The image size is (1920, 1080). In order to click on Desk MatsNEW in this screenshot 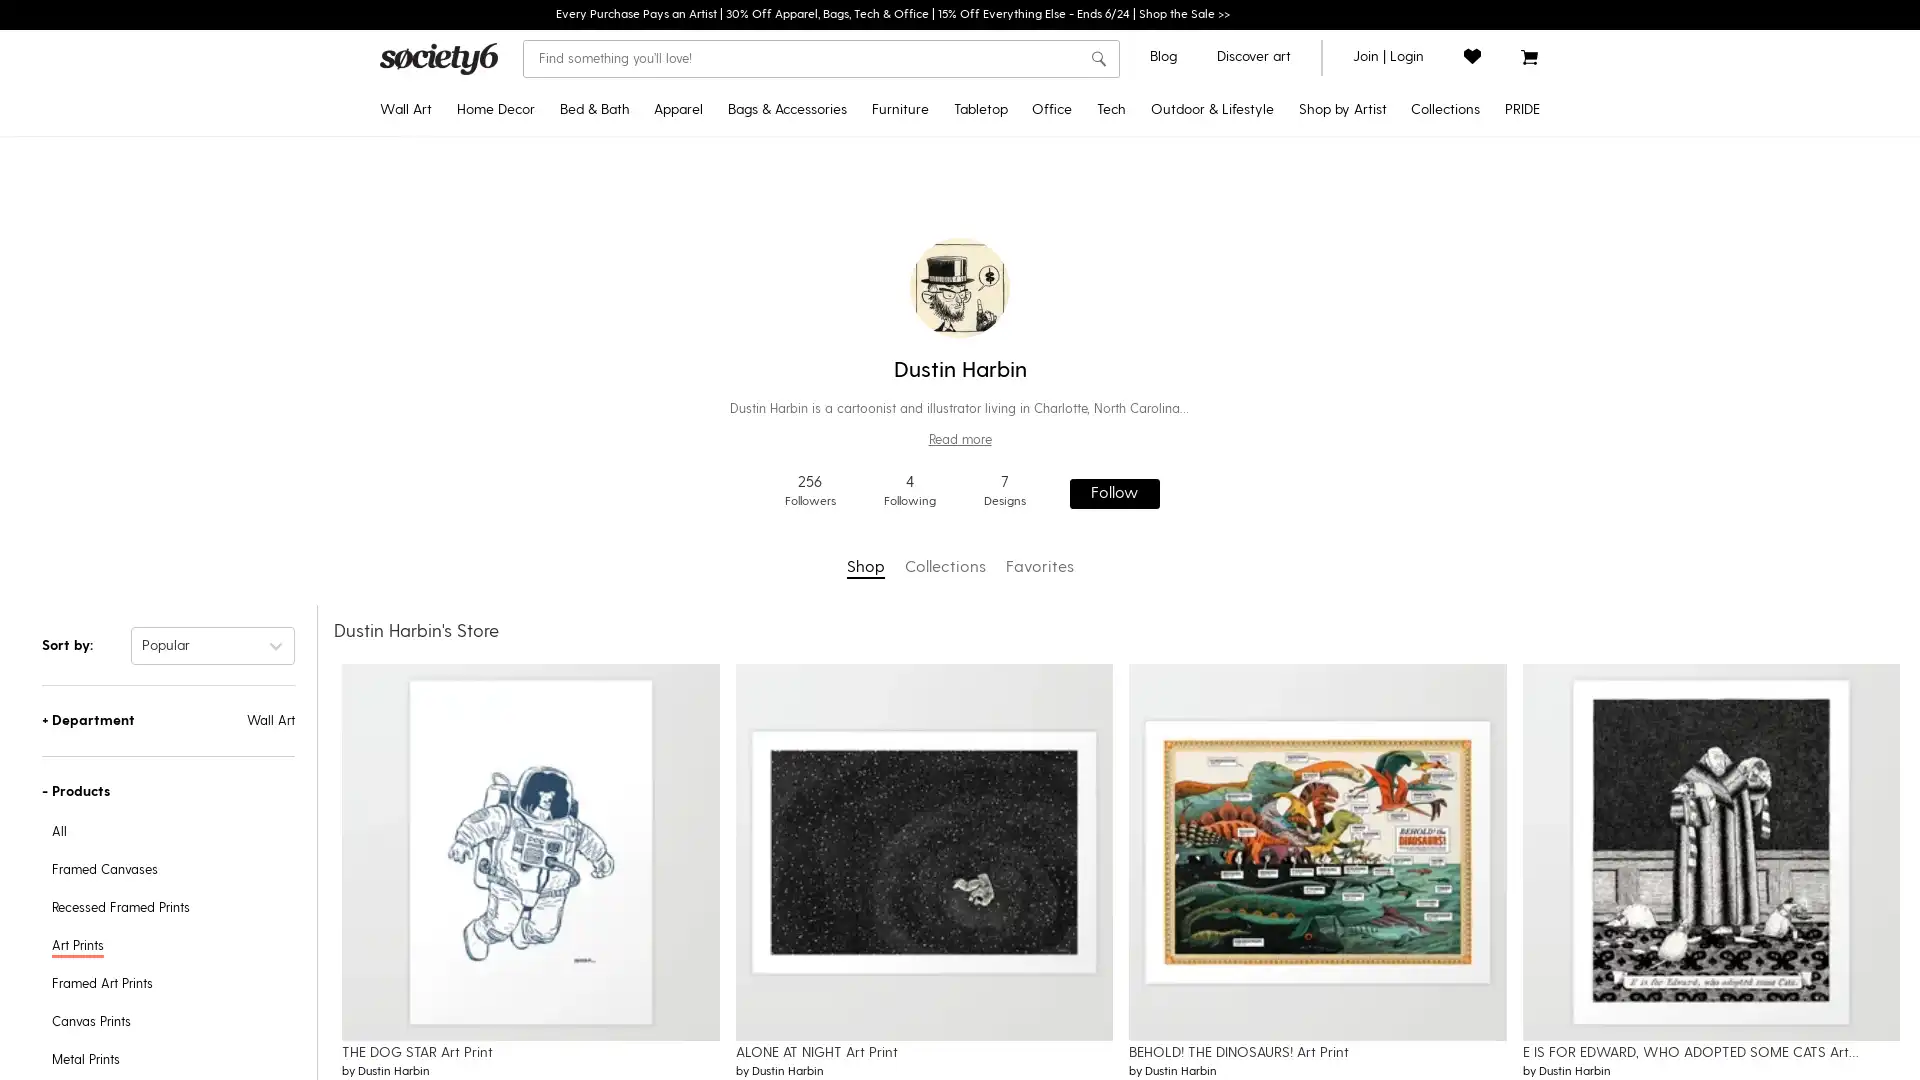, I will do `click(1101, 160)`.